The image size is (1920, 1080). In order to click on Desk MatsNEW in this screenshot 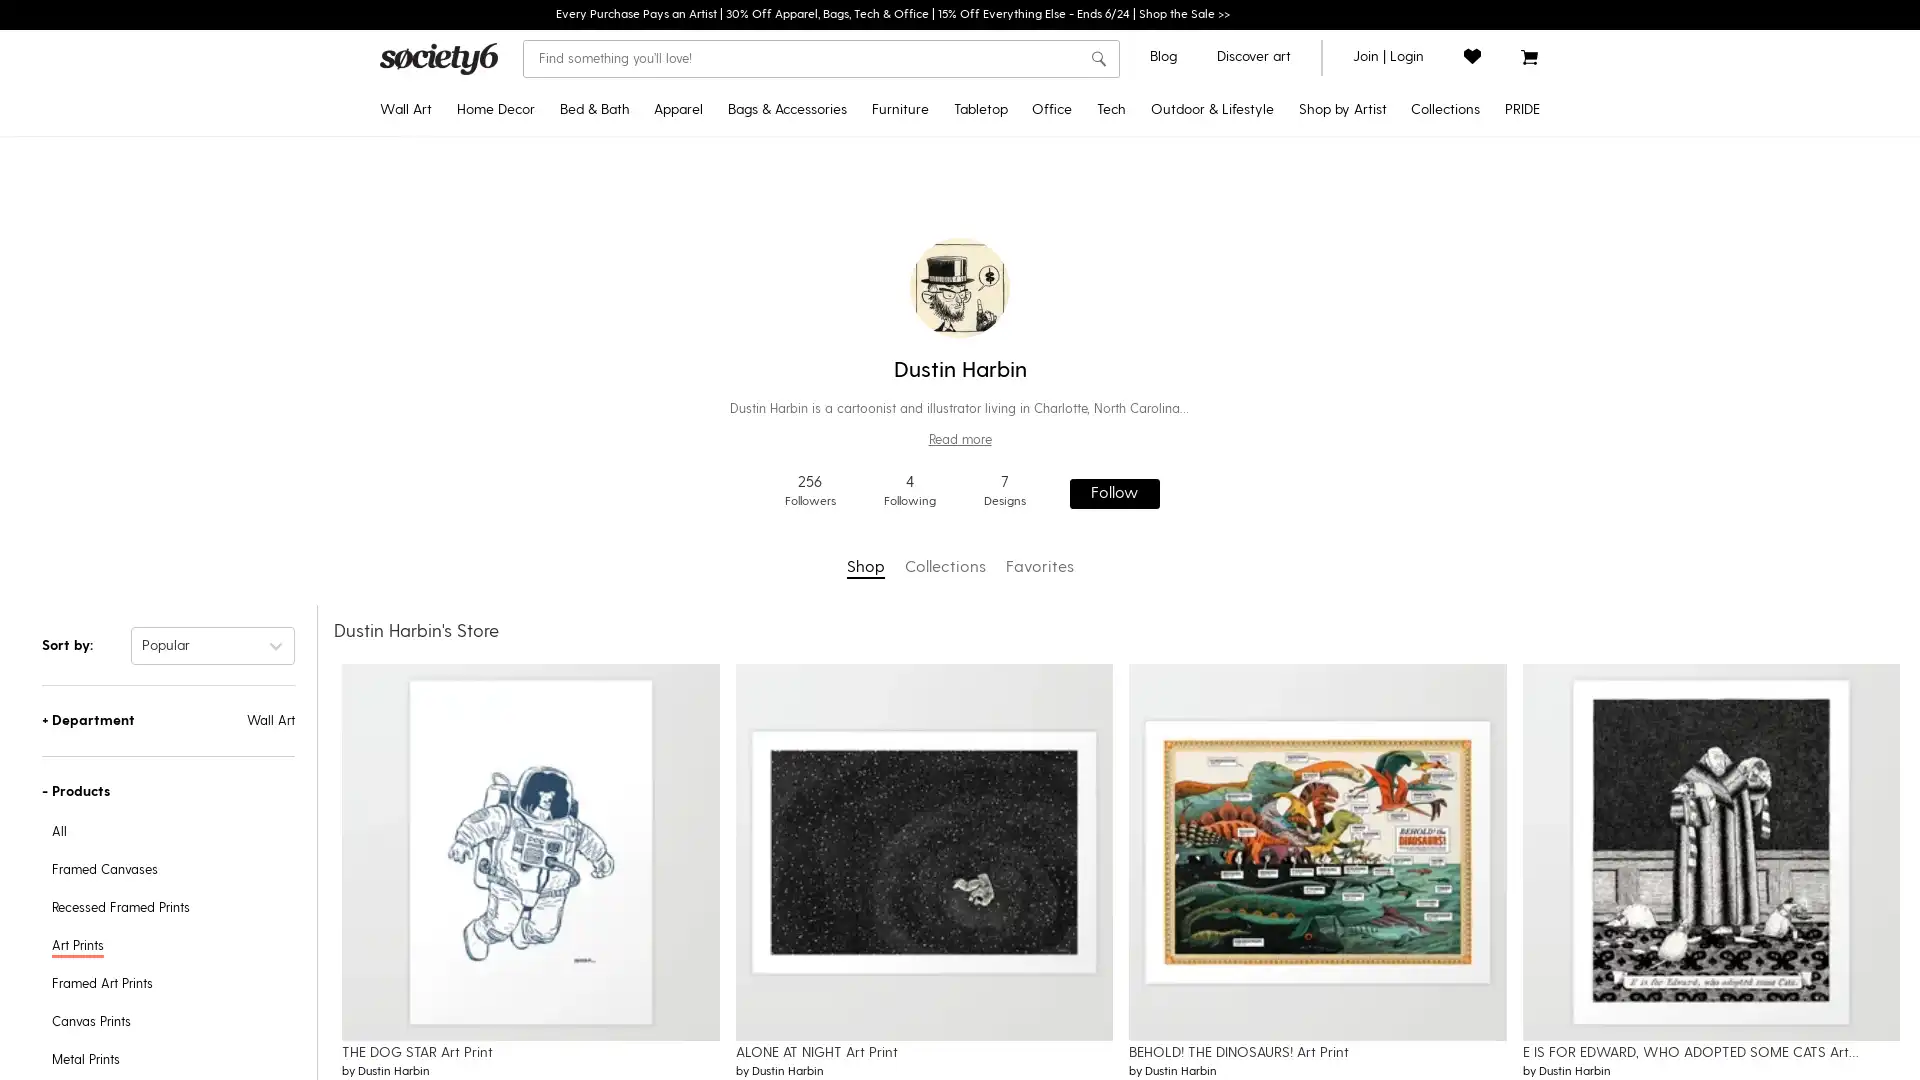, I will do `click(1101, 160)`.